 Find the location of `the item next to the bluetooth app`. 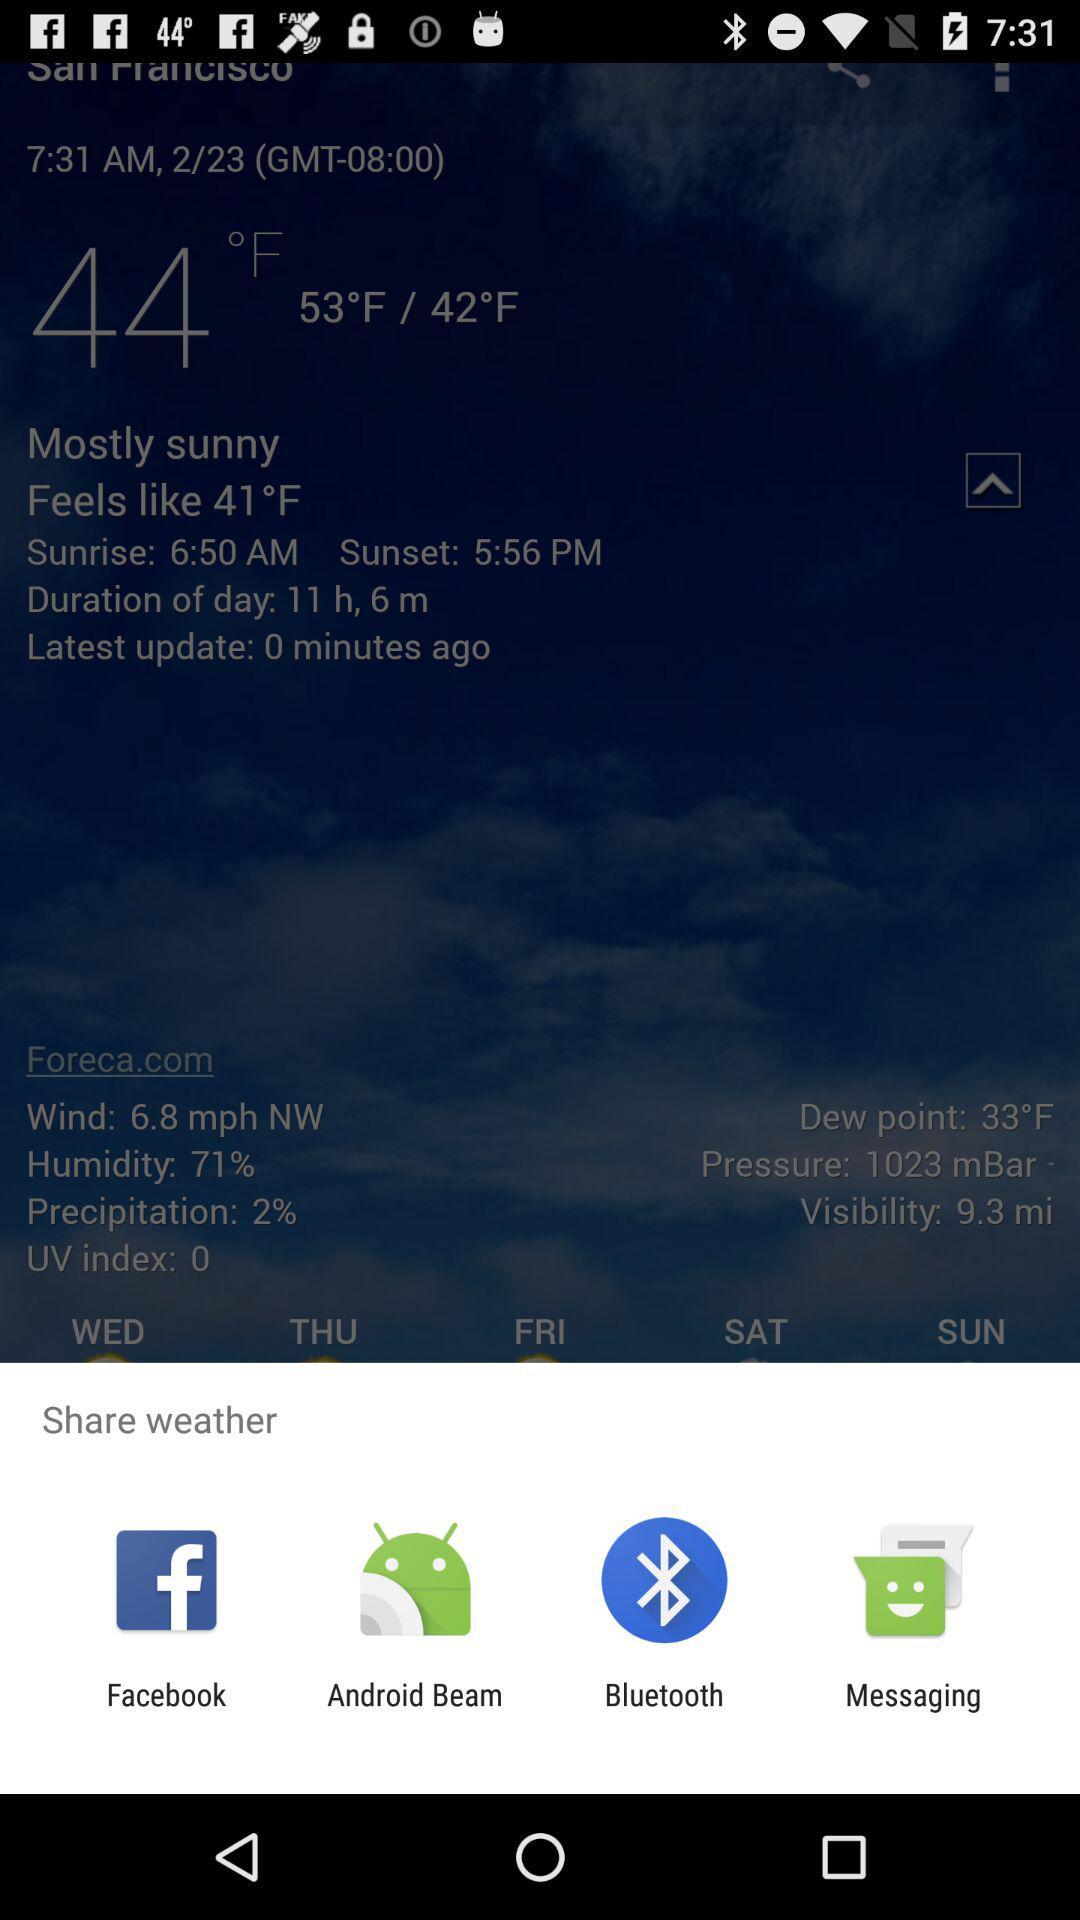

the item next to the bluetooth app is located at coordinates (414, 1711).